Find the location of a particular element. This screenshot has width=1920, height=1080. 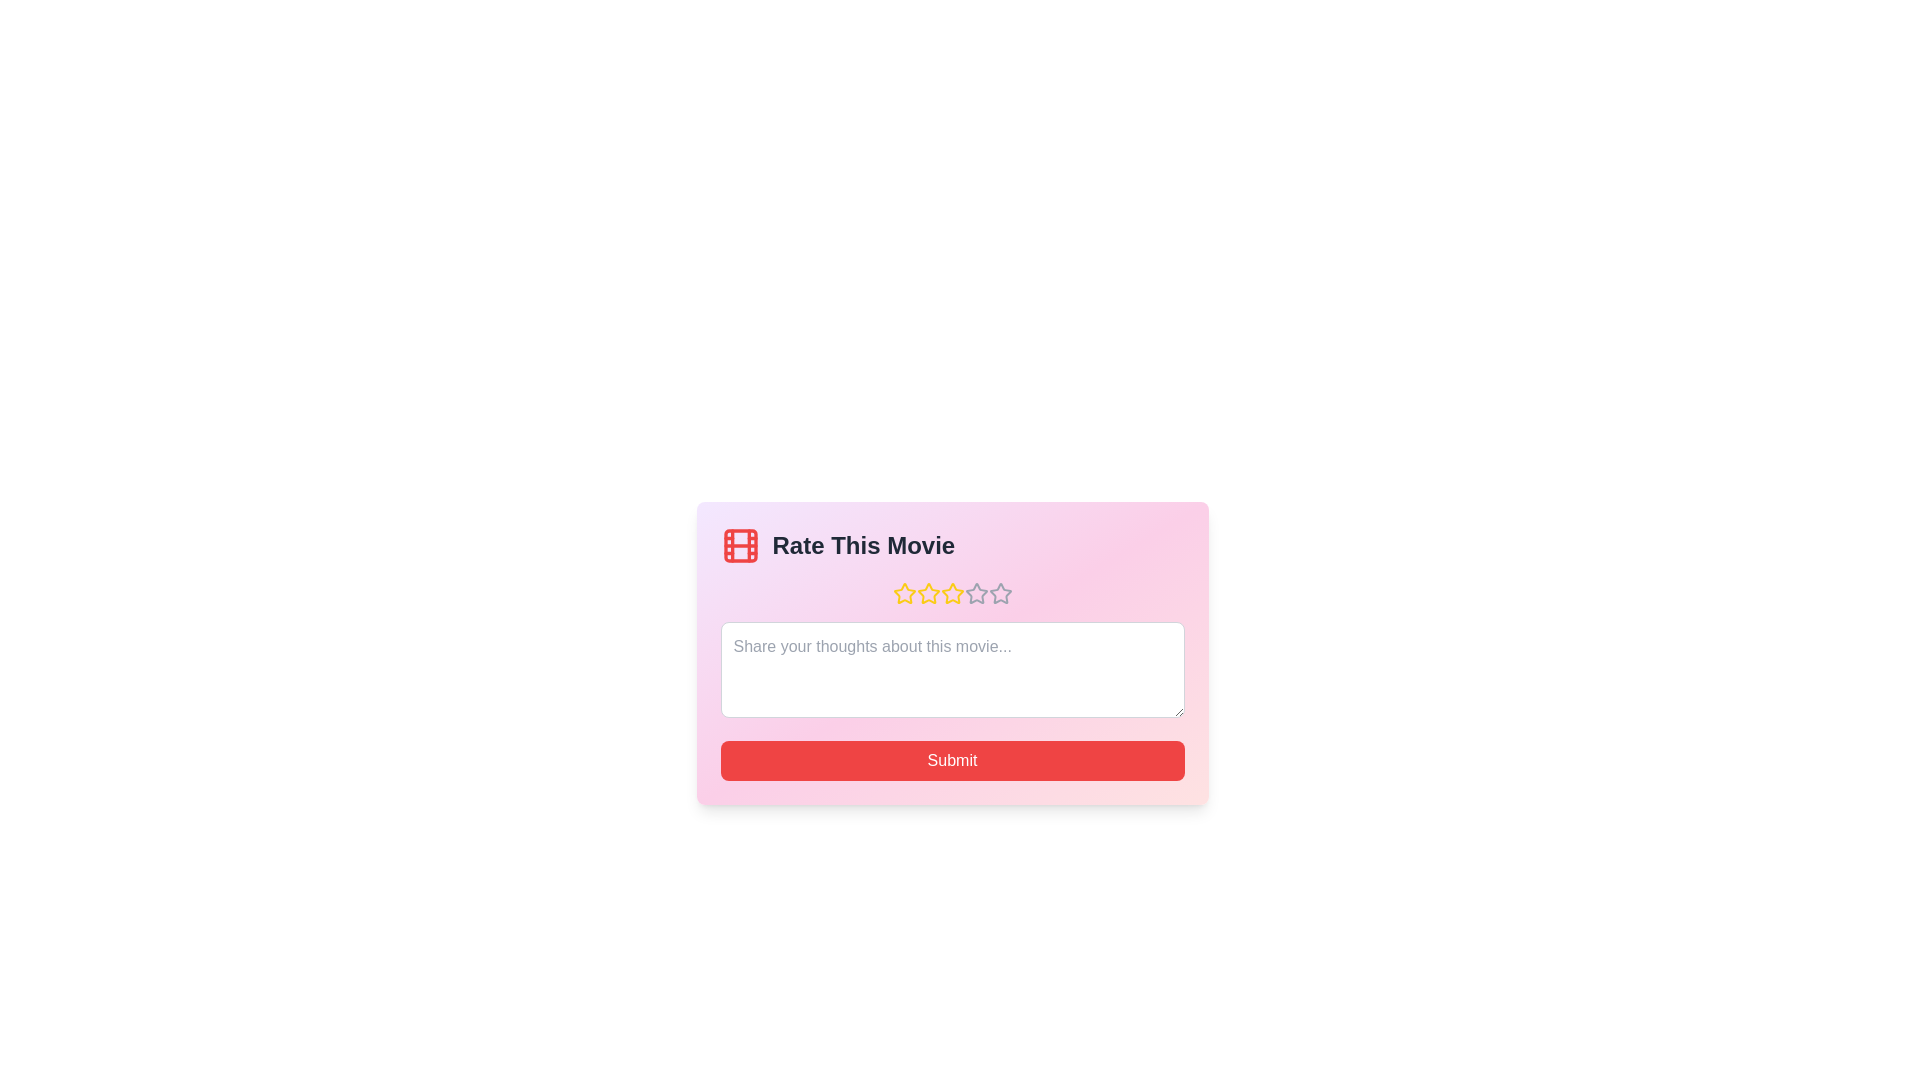

the star representing 1 stars to preview the rating is located at coordinates (903, 593).